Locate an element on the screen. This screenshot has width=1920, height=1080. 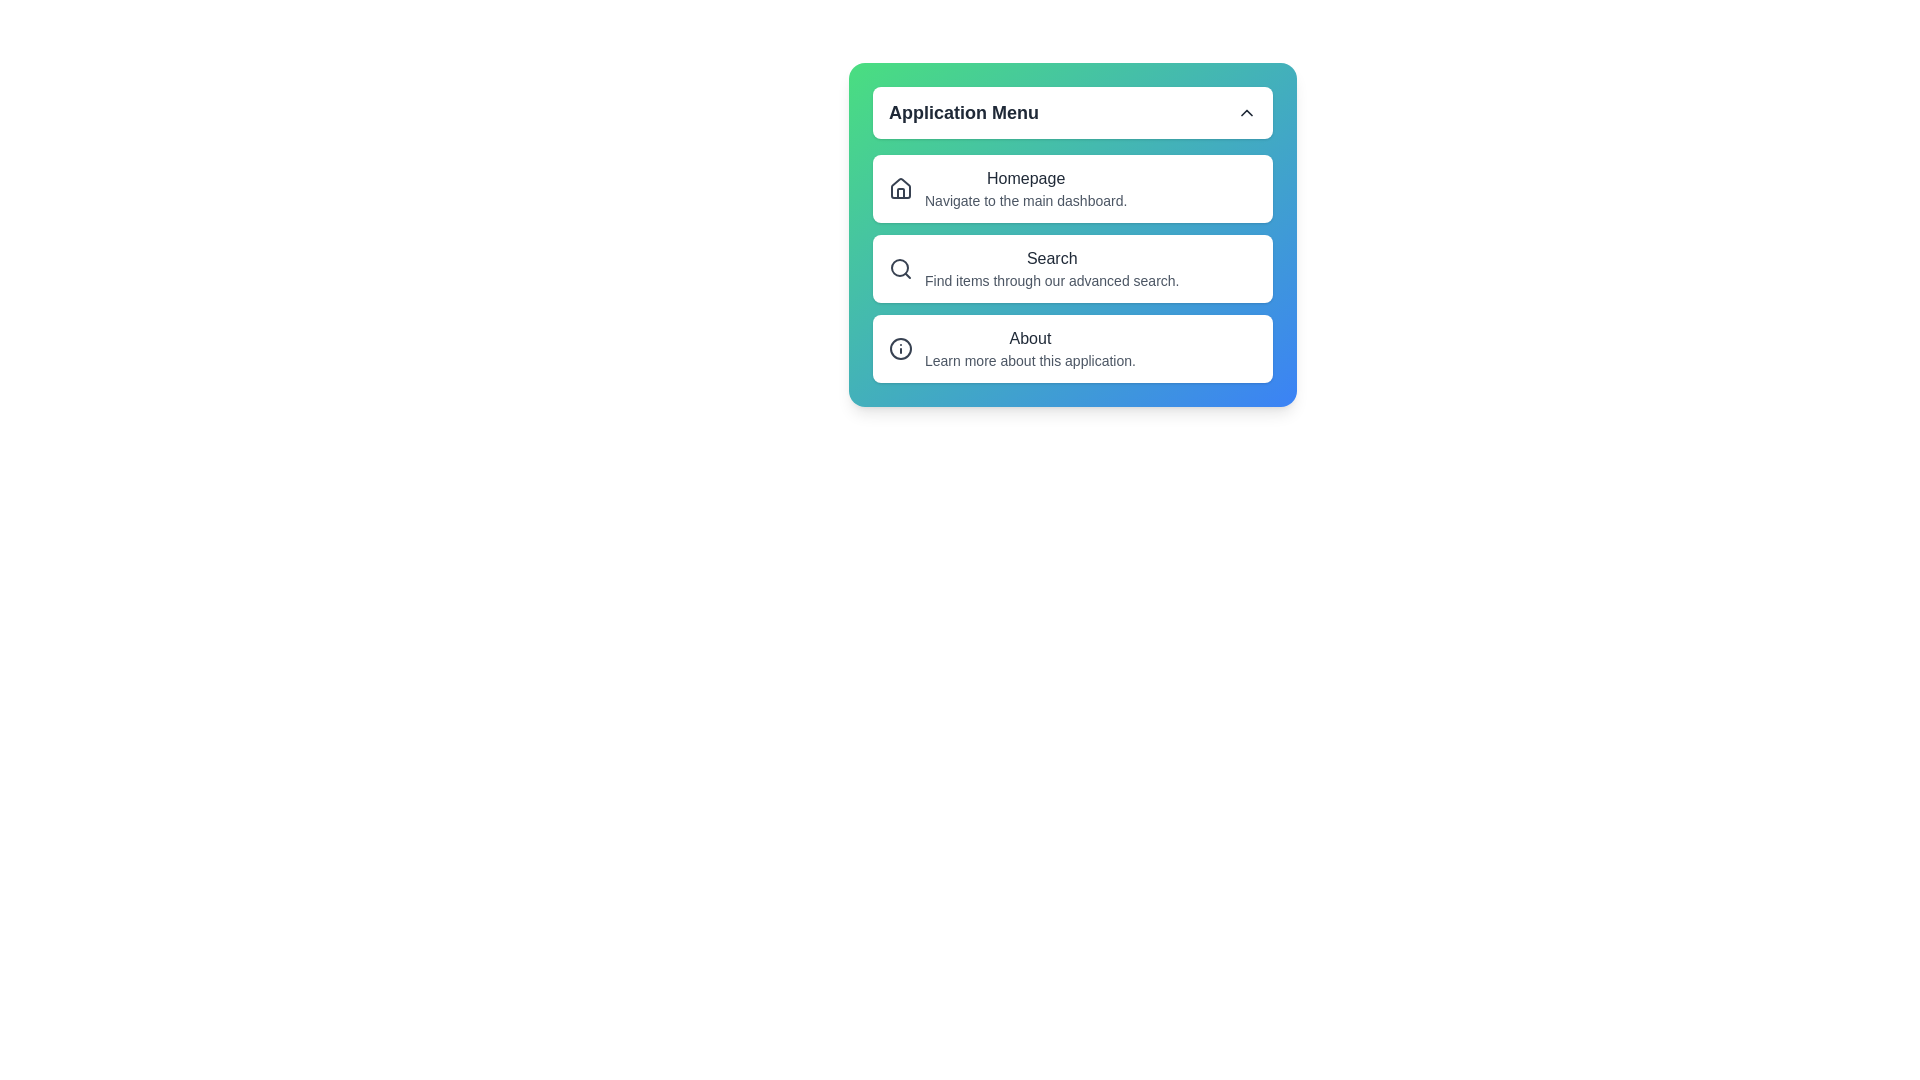
the 'Homepage' menu option in the menu is located at coordinates (1072, 189).